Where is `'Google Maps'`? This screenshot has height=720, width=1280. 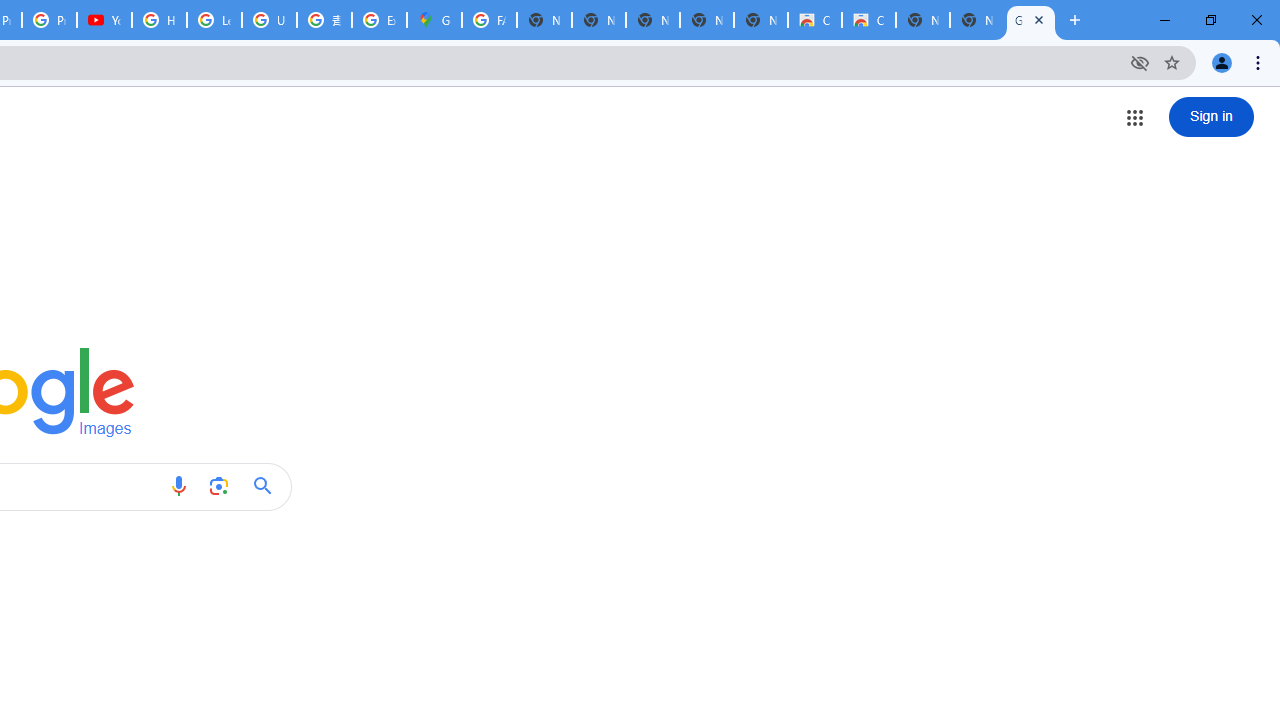 'Google Maps' is located at coordinates (433, 20).